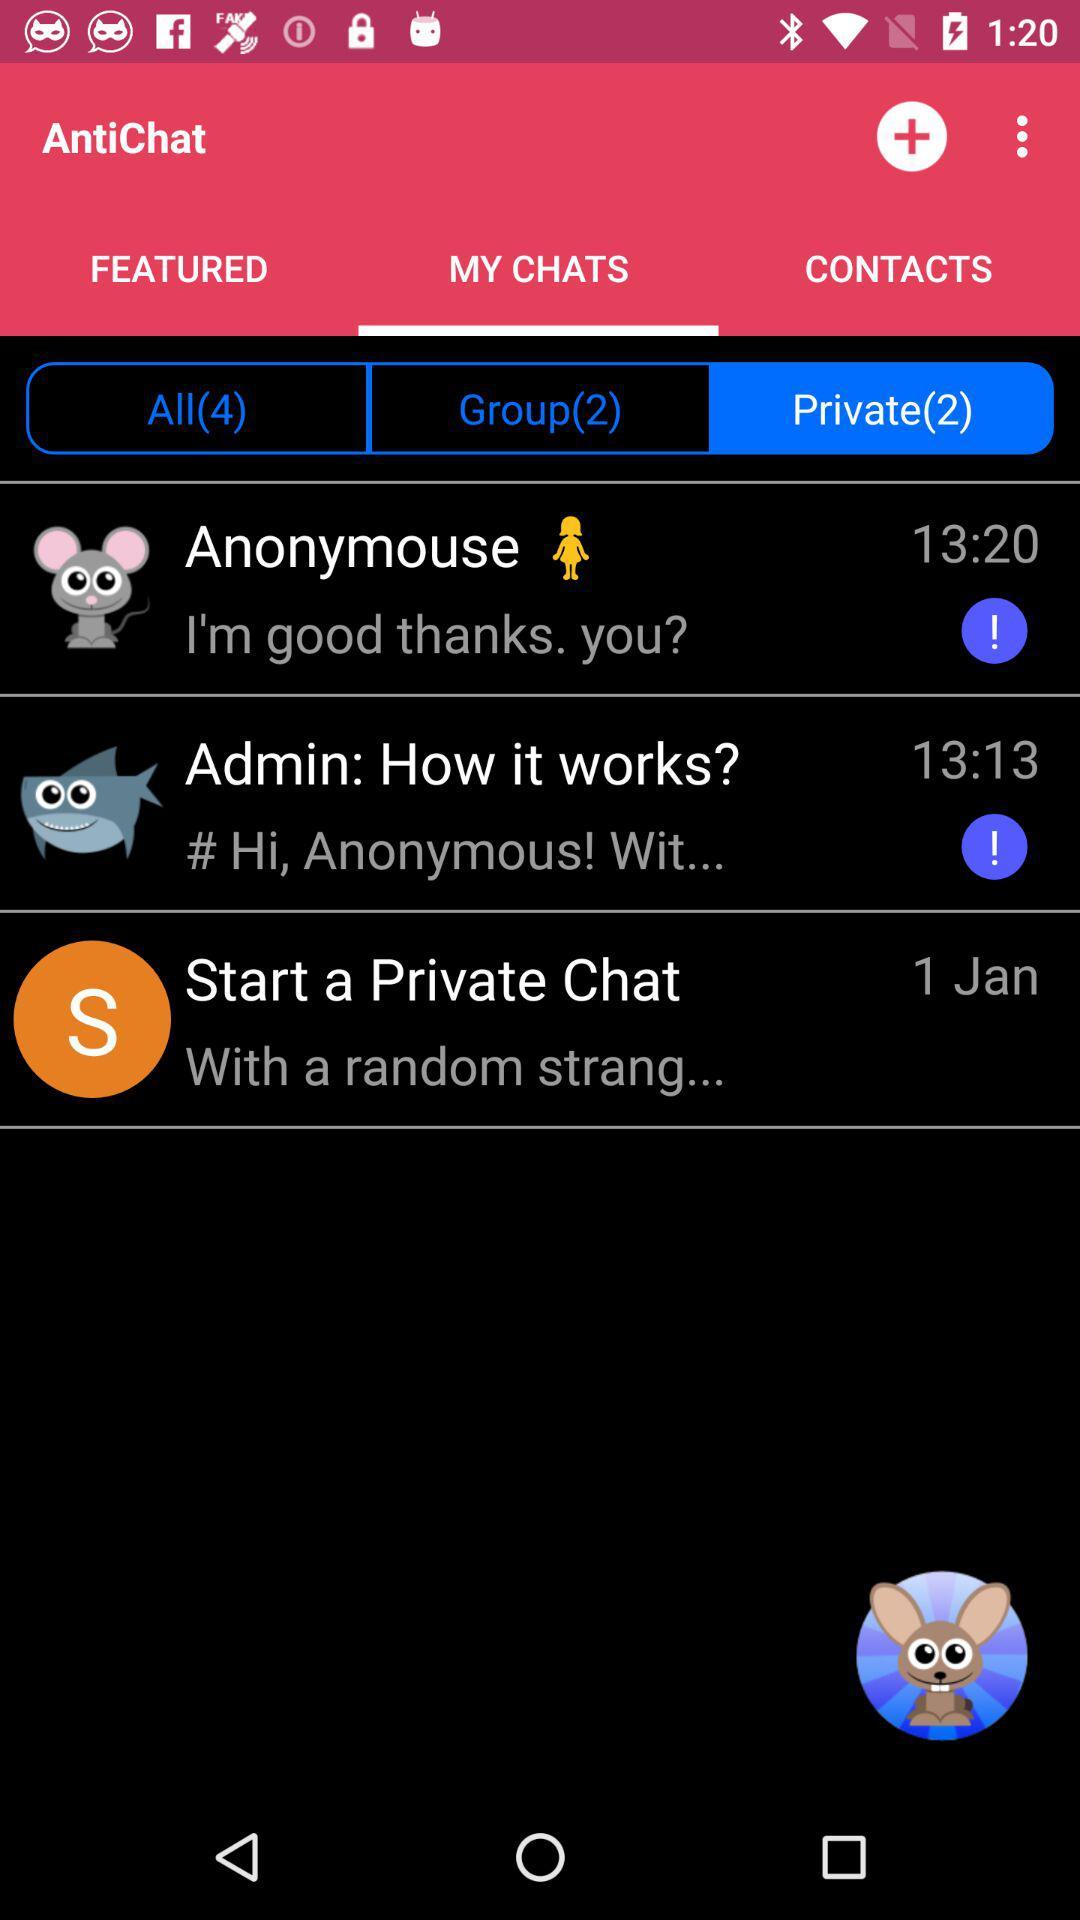 This screenshot has height=1920, width=1080. I want to click on icon next to group(2) item, so click(881, 407).